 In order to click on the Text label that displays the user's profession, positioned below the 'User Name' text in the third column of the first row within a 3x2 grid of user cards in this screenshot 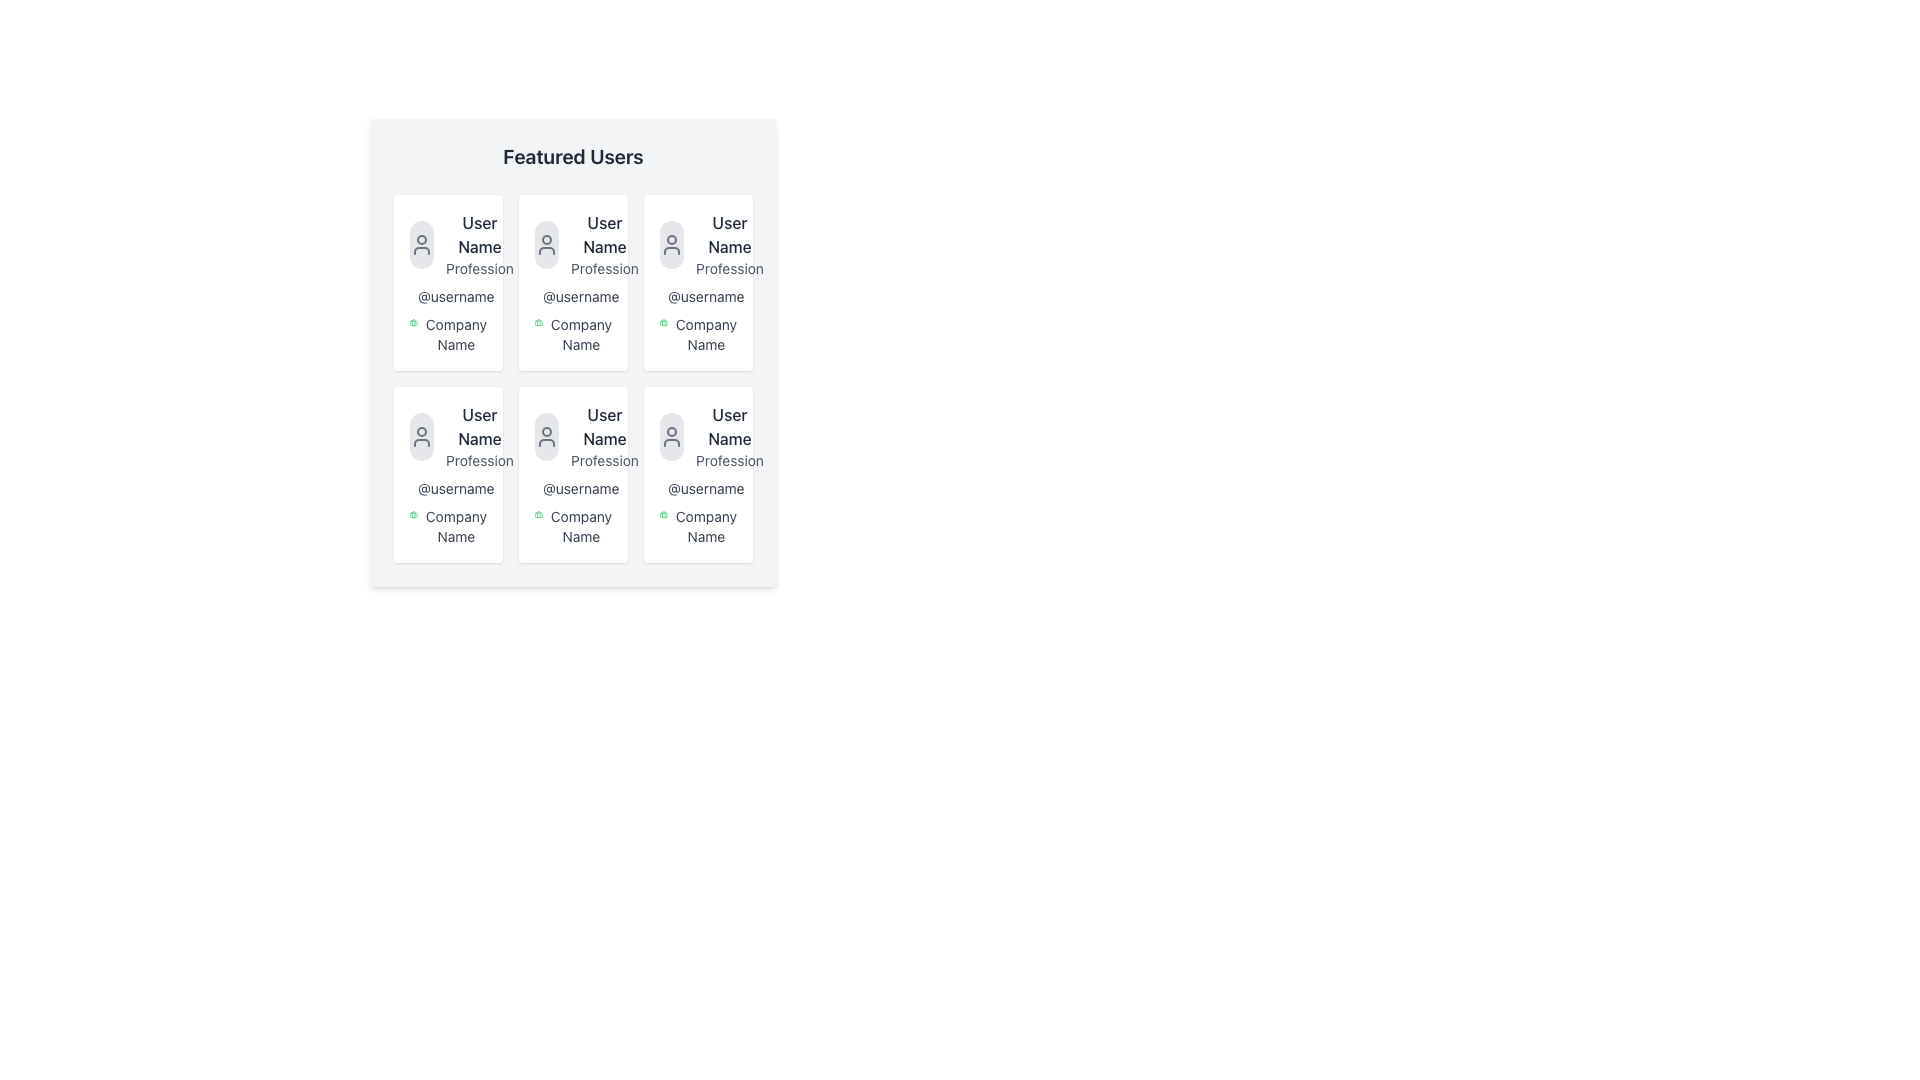, I will do `click(728, 268)`.